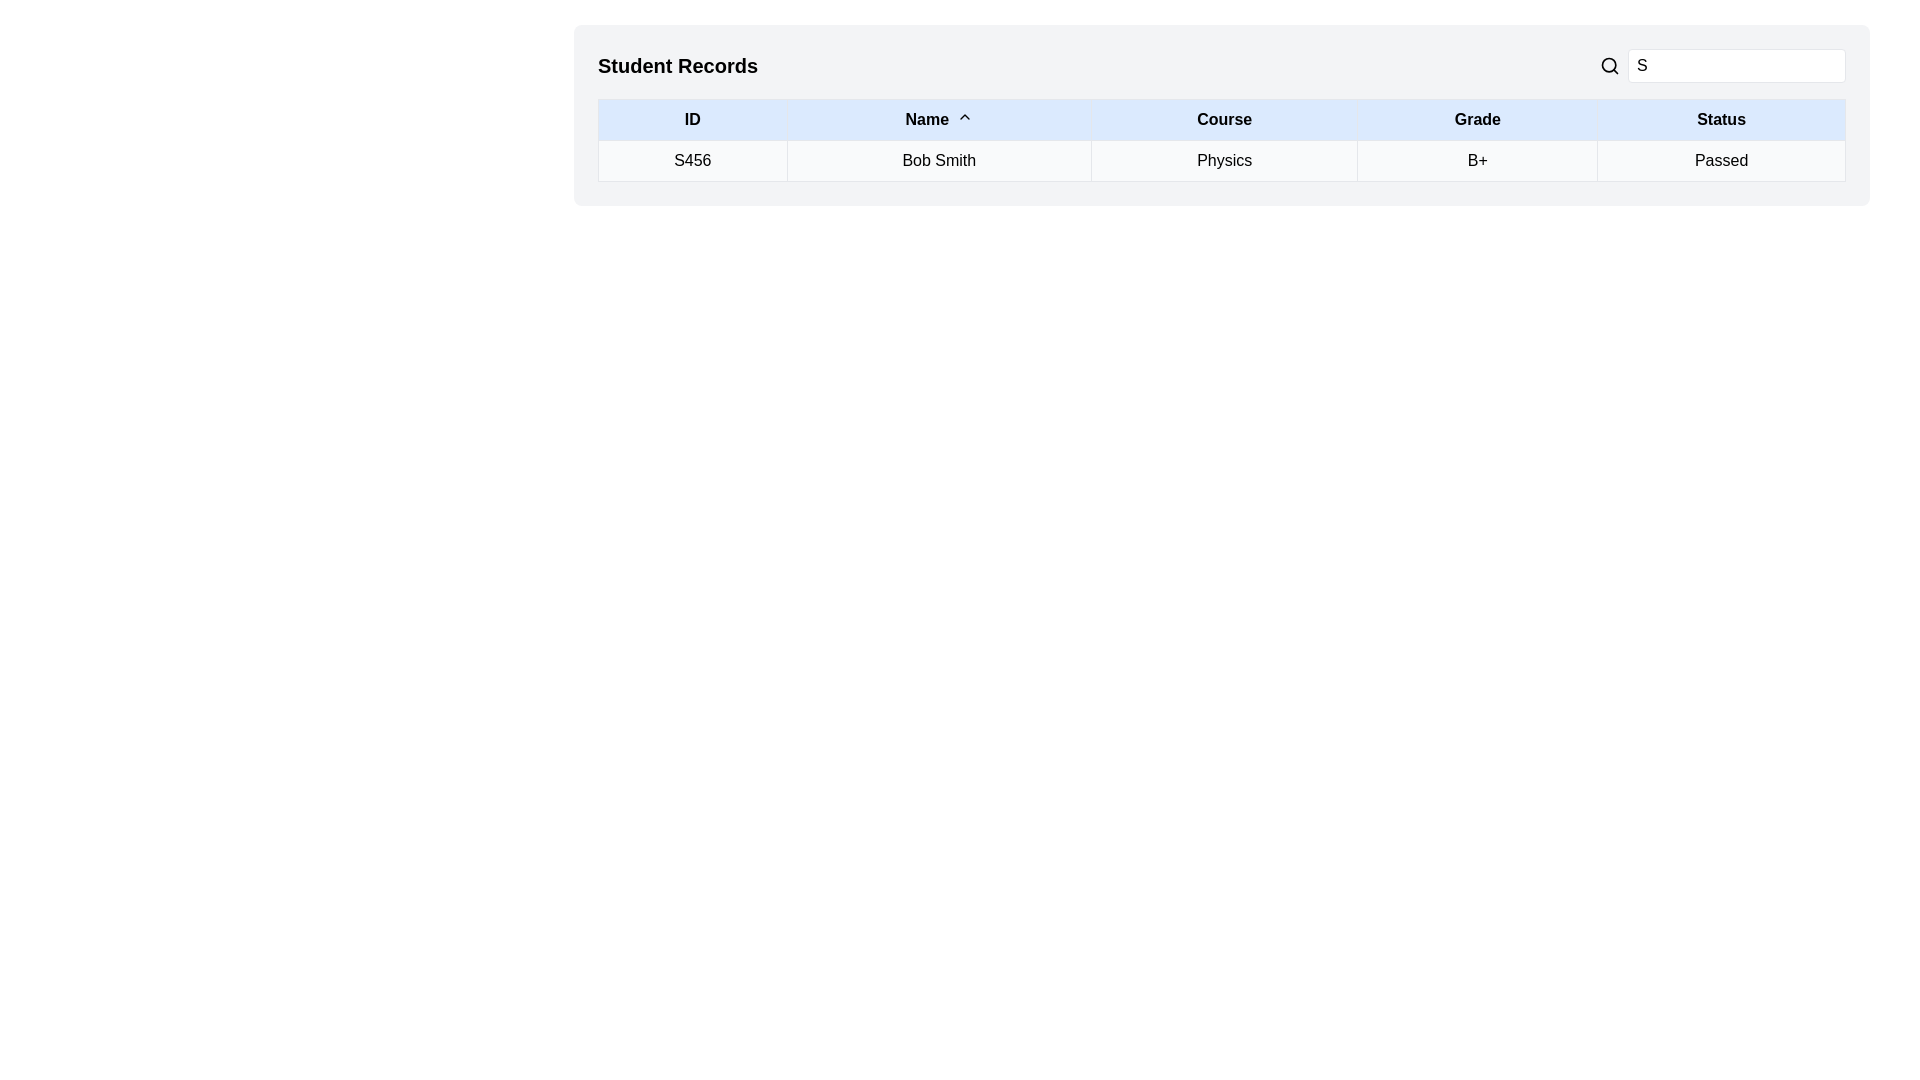  What do you see at coordinates (692, 119) in the screenshot?
I see `the 'ID' table header cell` at bounding box center [692, 119].